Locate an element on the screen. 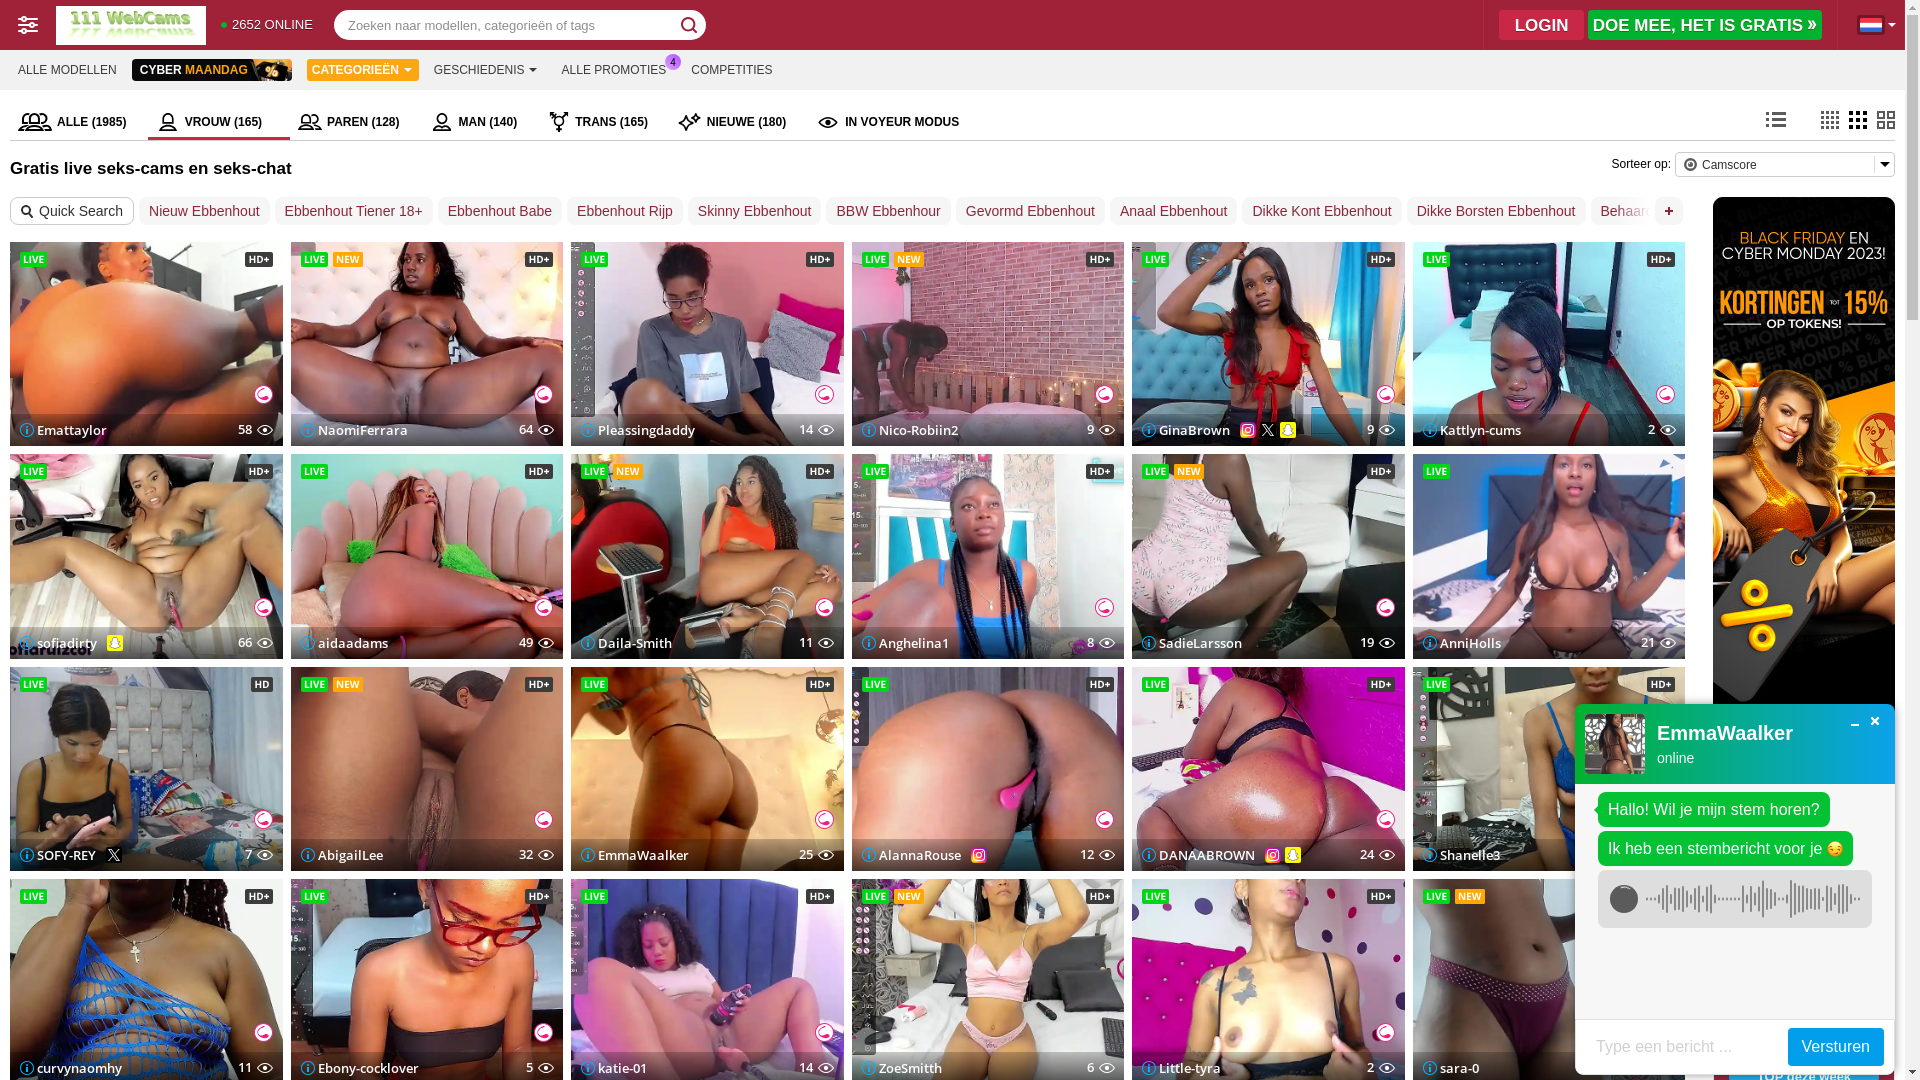 The height and width of the screenshot is (1080, 1920). 'BBW Ebbenhour' is located at coordinates (887, 211).